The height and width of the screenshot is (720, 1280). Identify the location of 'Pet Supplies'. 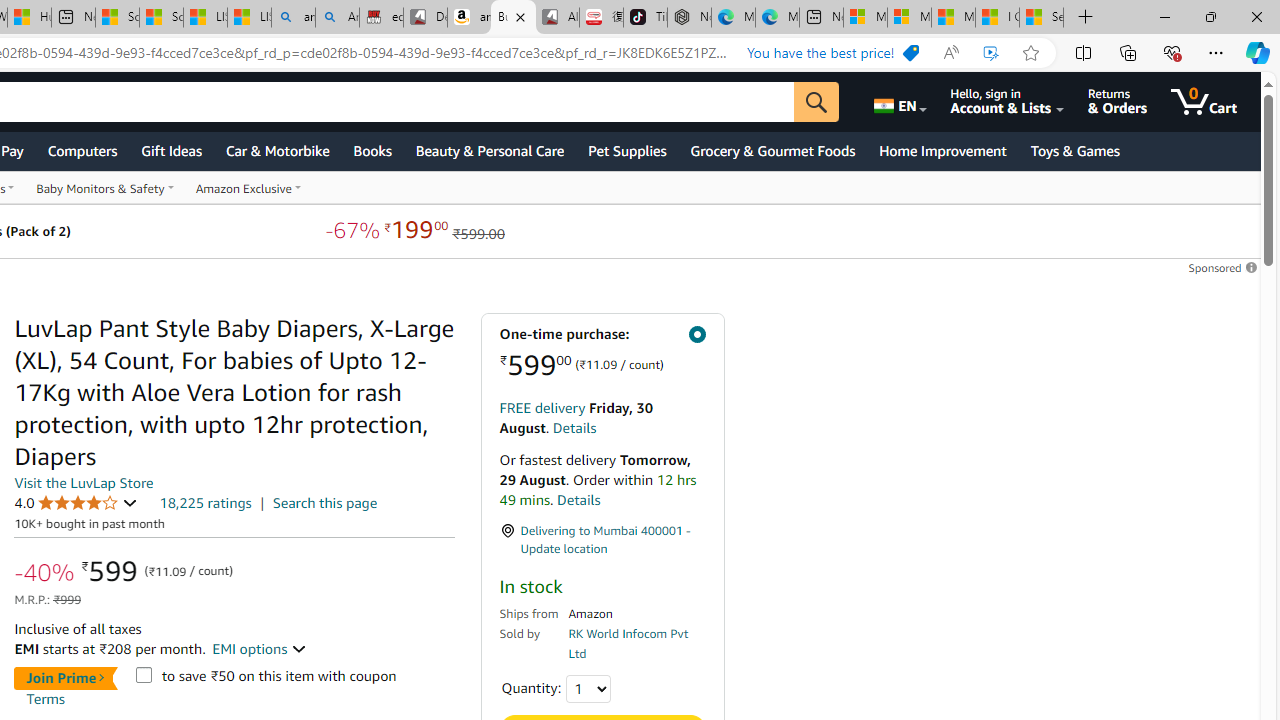
(626, 149).